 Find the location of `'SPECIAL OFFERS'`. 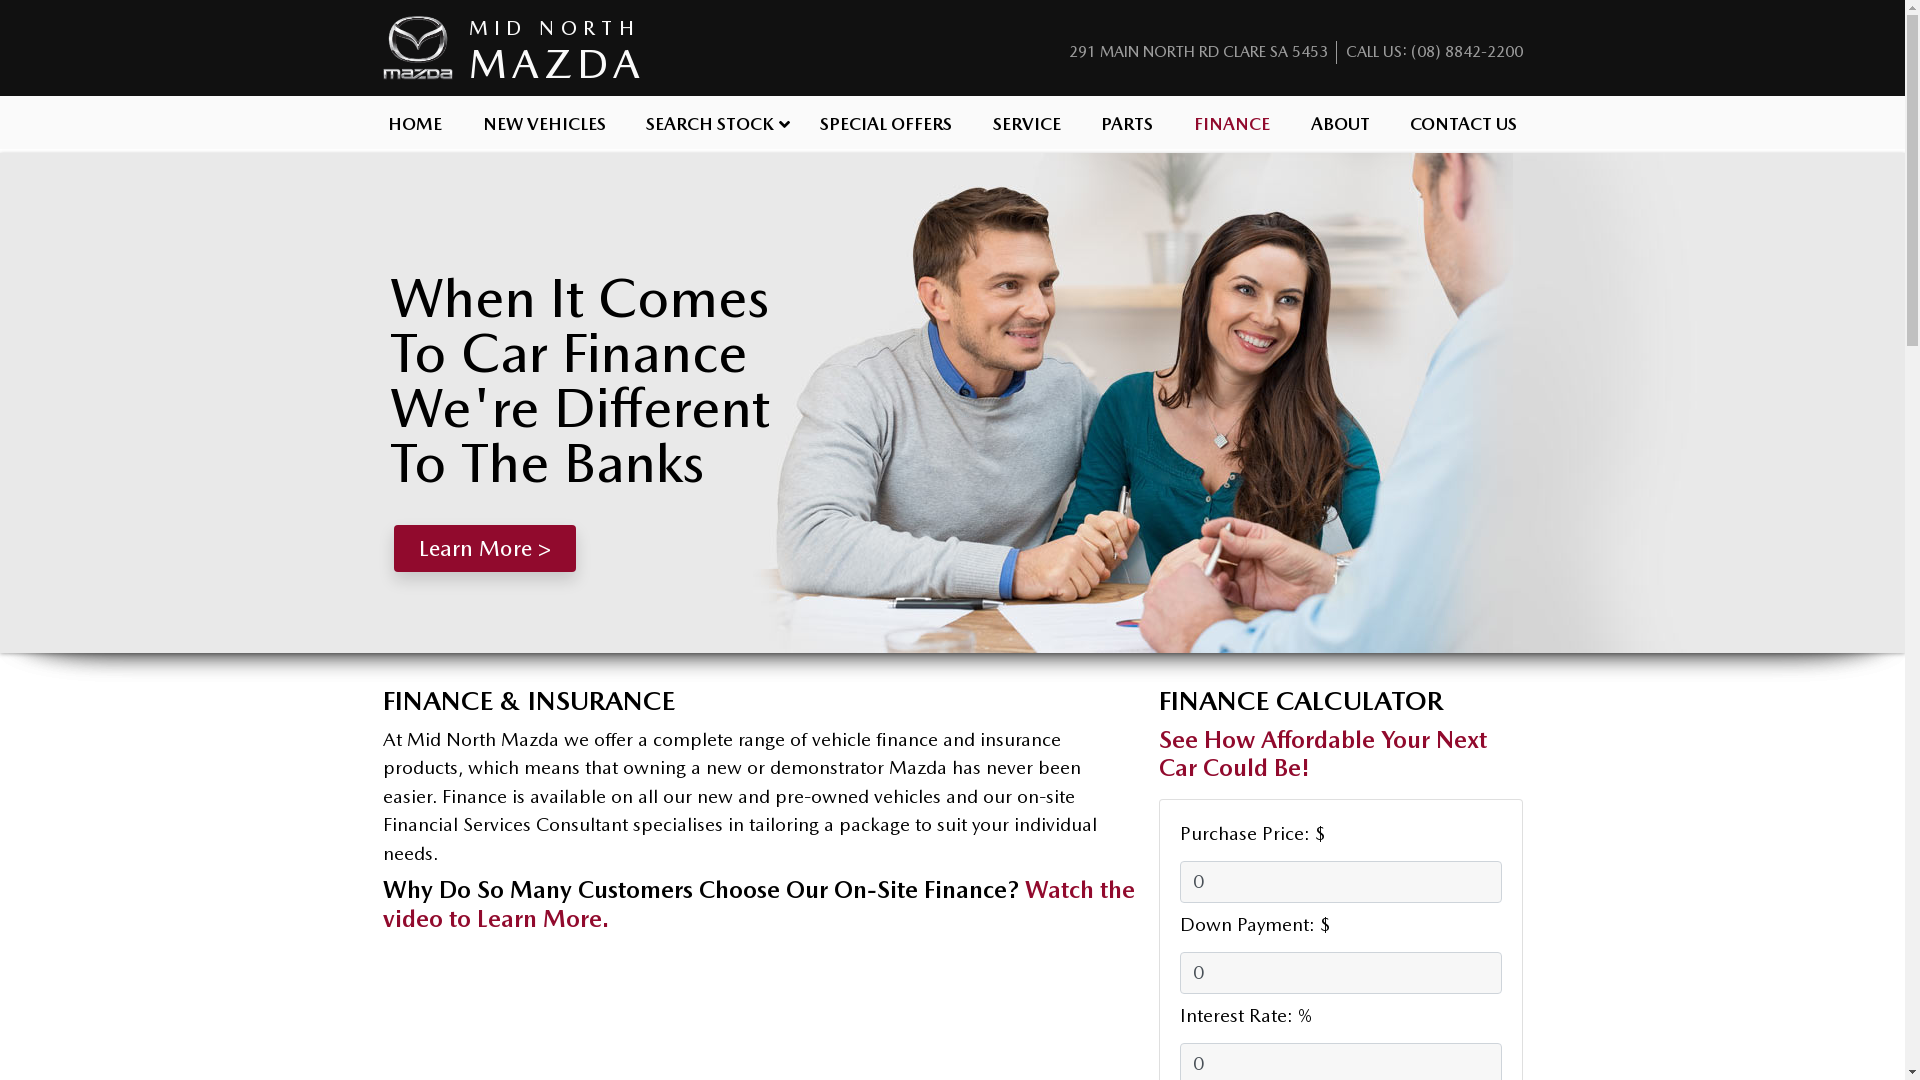

'SPECIAL OFFERS' is located at coordinates (885, 122).